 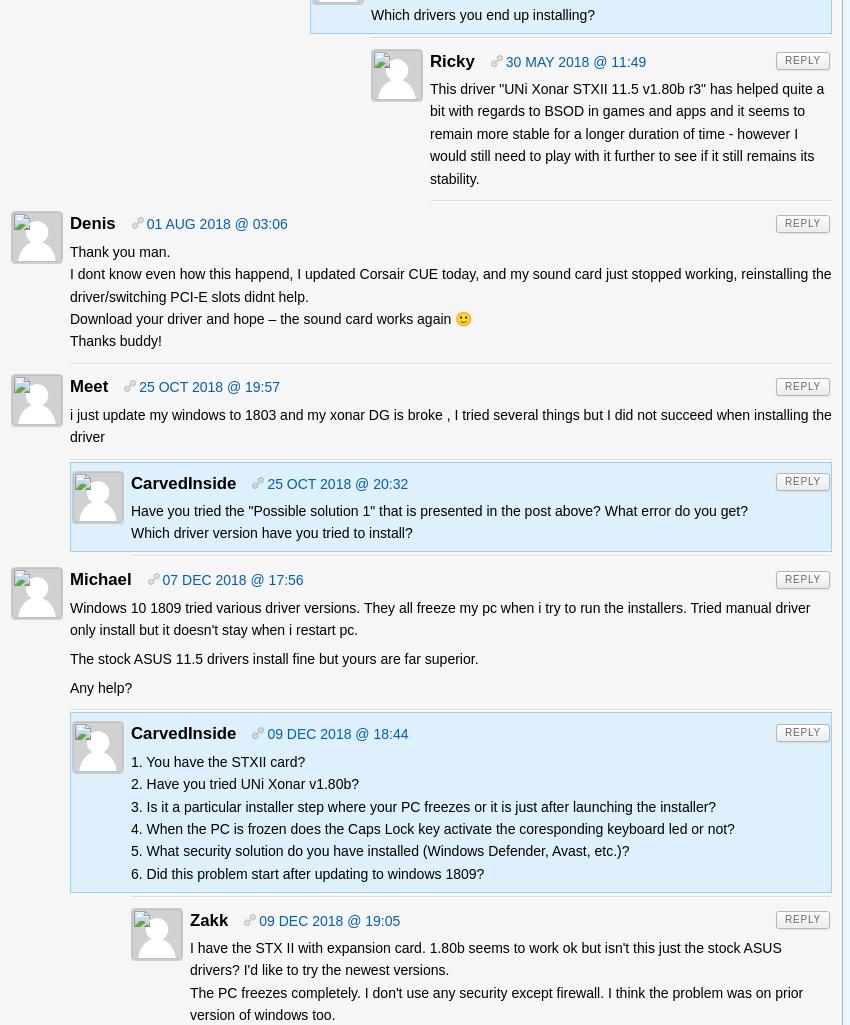 I want to click on '09 Dec 2018 @ 18:44', so click(x=337, y=733).